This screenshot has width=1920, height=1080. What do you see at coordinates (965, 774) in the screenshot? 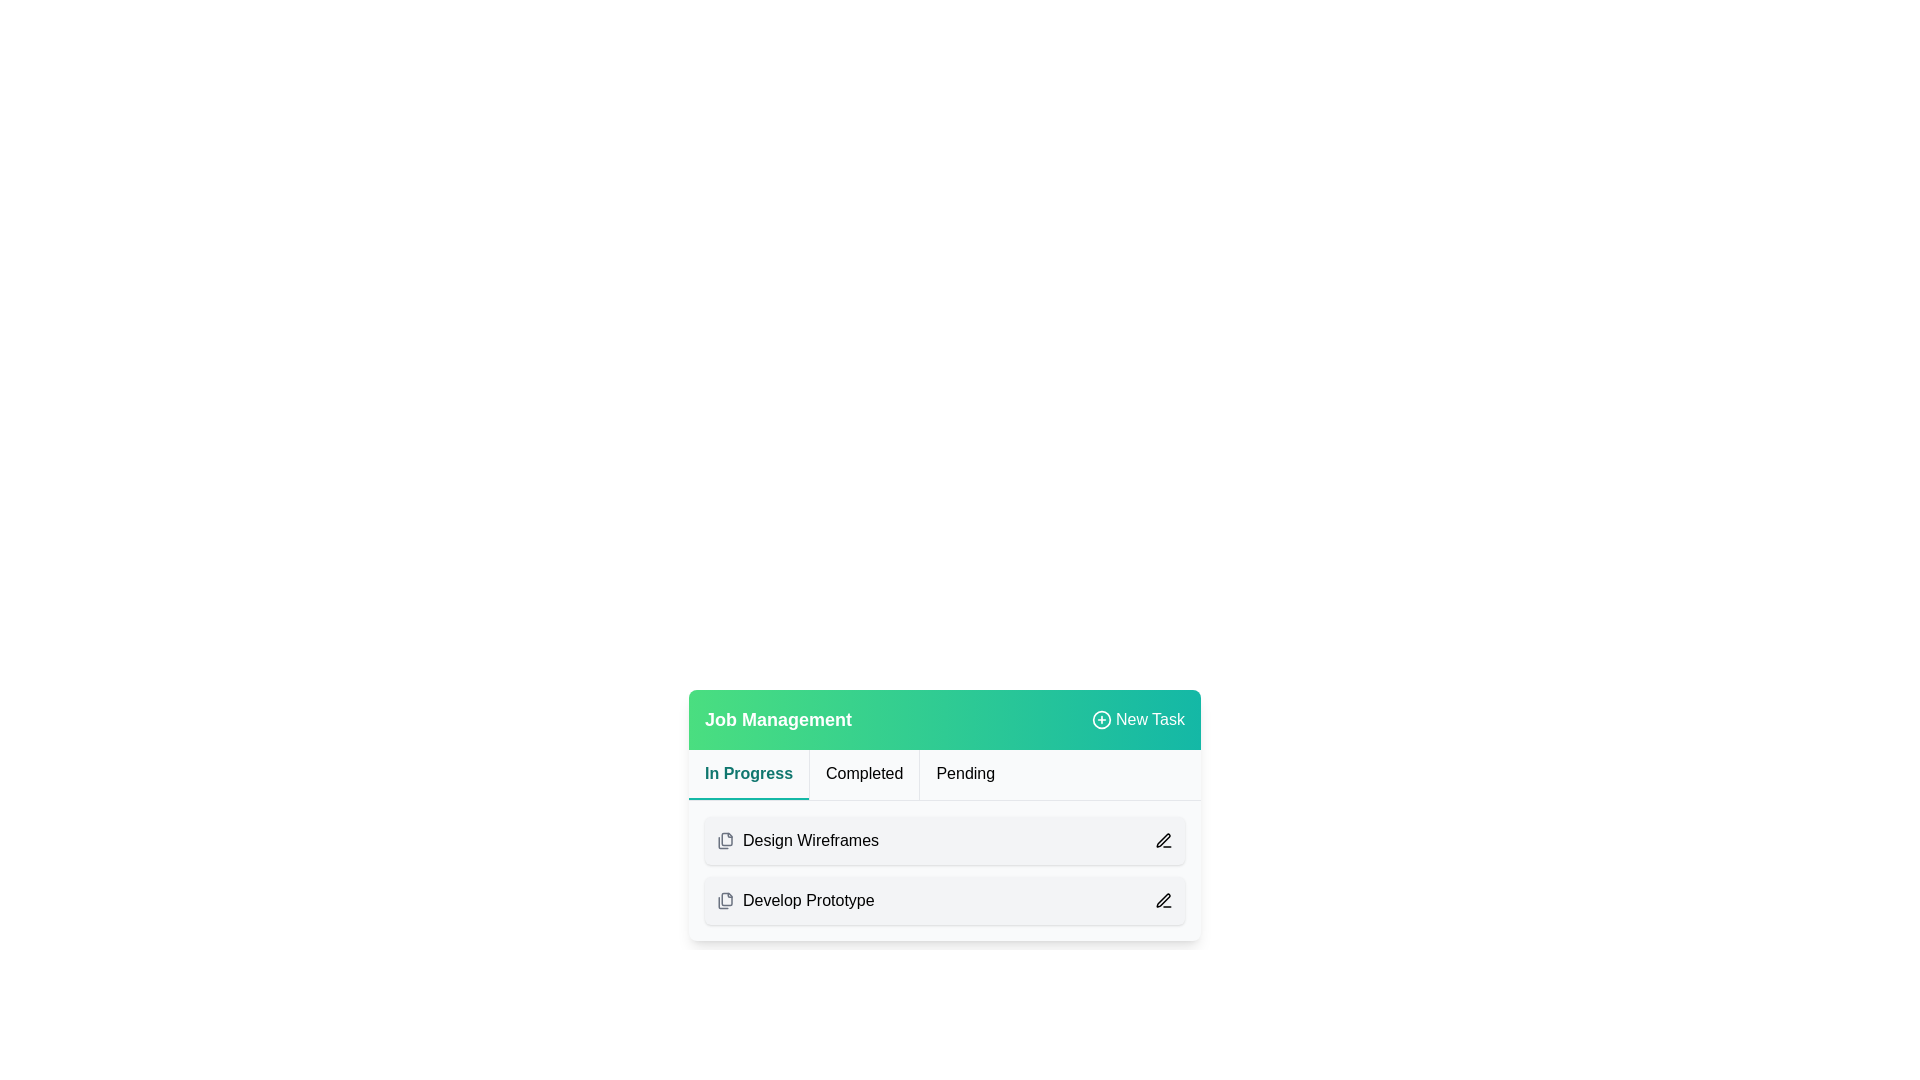
I see `the 'Pending' label, which is the rightmost in a group of three labels under the 'Job Management' component` at bounding box center [965, 774].